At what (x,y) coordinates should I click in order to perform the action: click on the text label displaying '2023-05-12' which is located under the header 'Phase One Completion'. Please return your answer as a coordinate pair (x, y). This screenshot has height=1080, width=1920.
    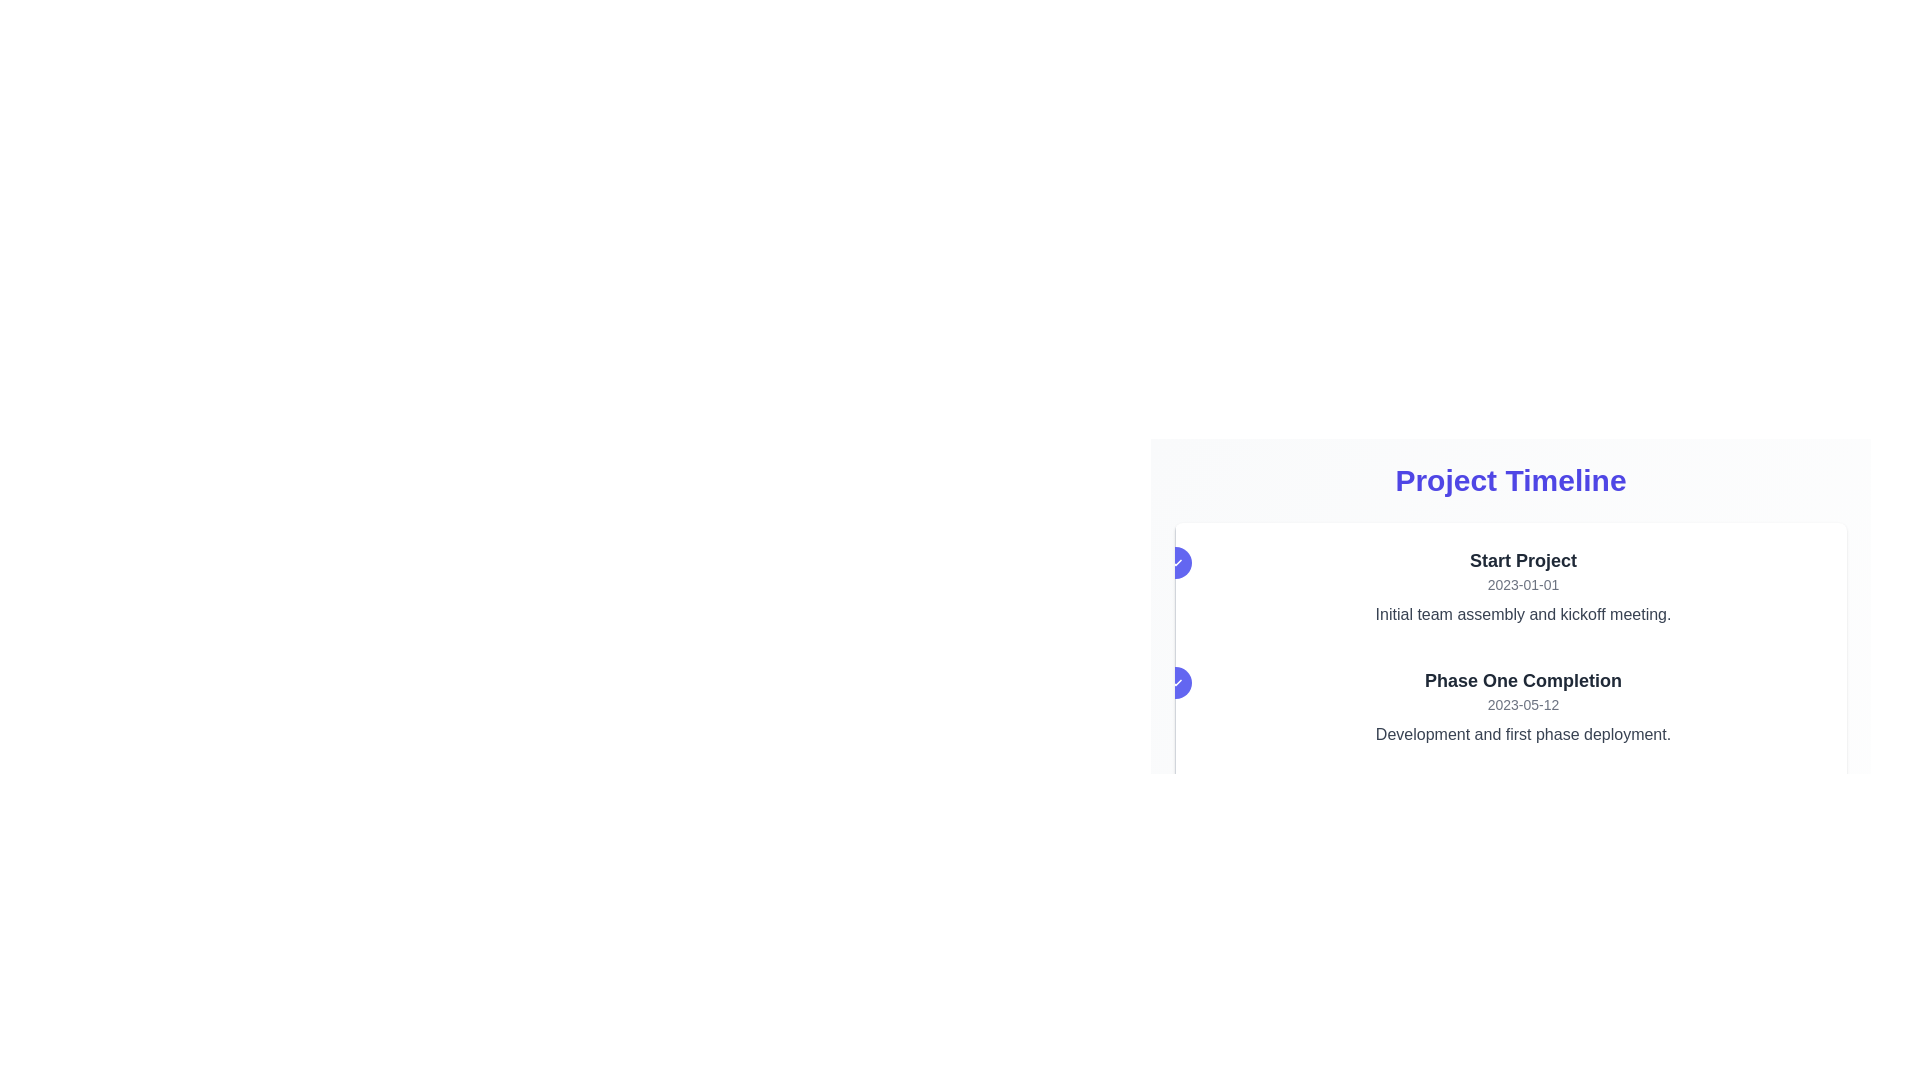
    Looking at the image, I should click on (1522, 704).